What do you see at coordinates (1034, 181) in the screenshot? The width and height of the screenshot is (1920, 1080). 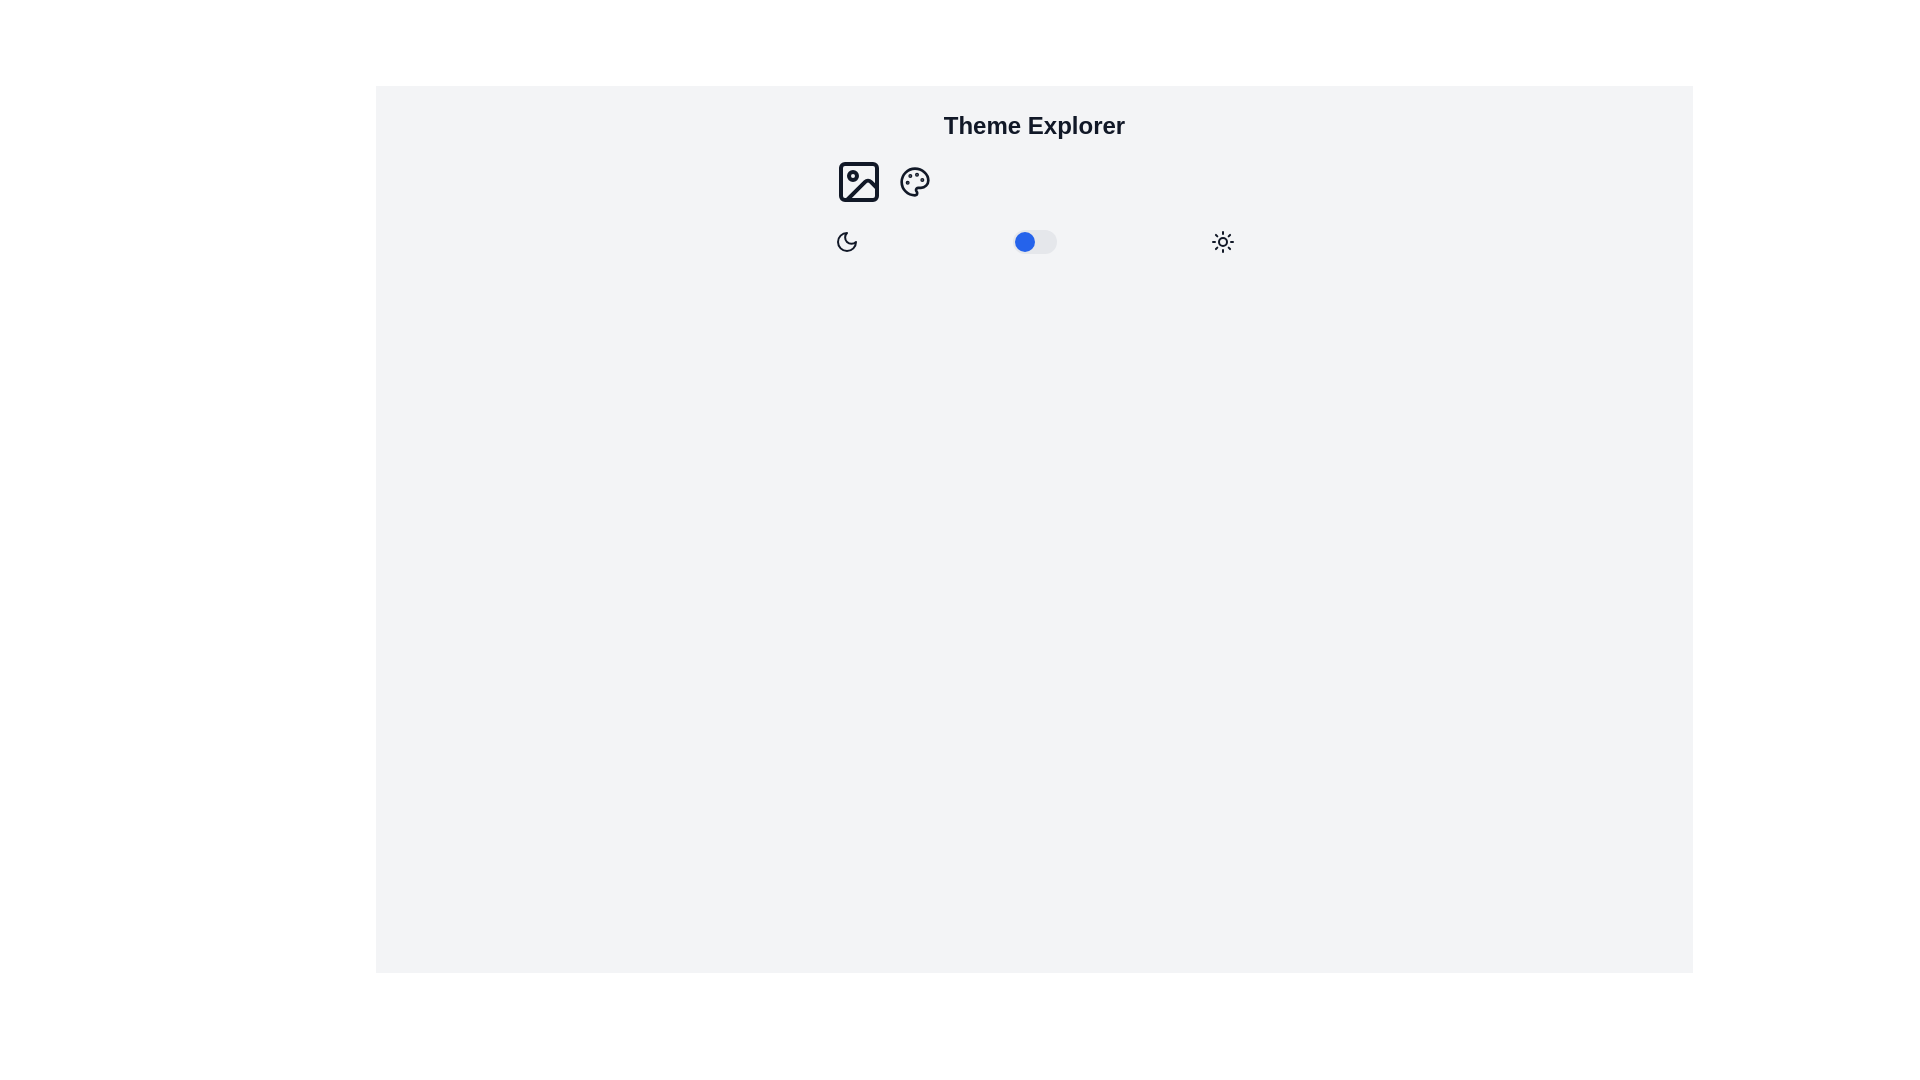 I see `the group of icons representing the theme exploration menu located directly below the 'Theme Explorer' title` at bounding box center [1034, 181].